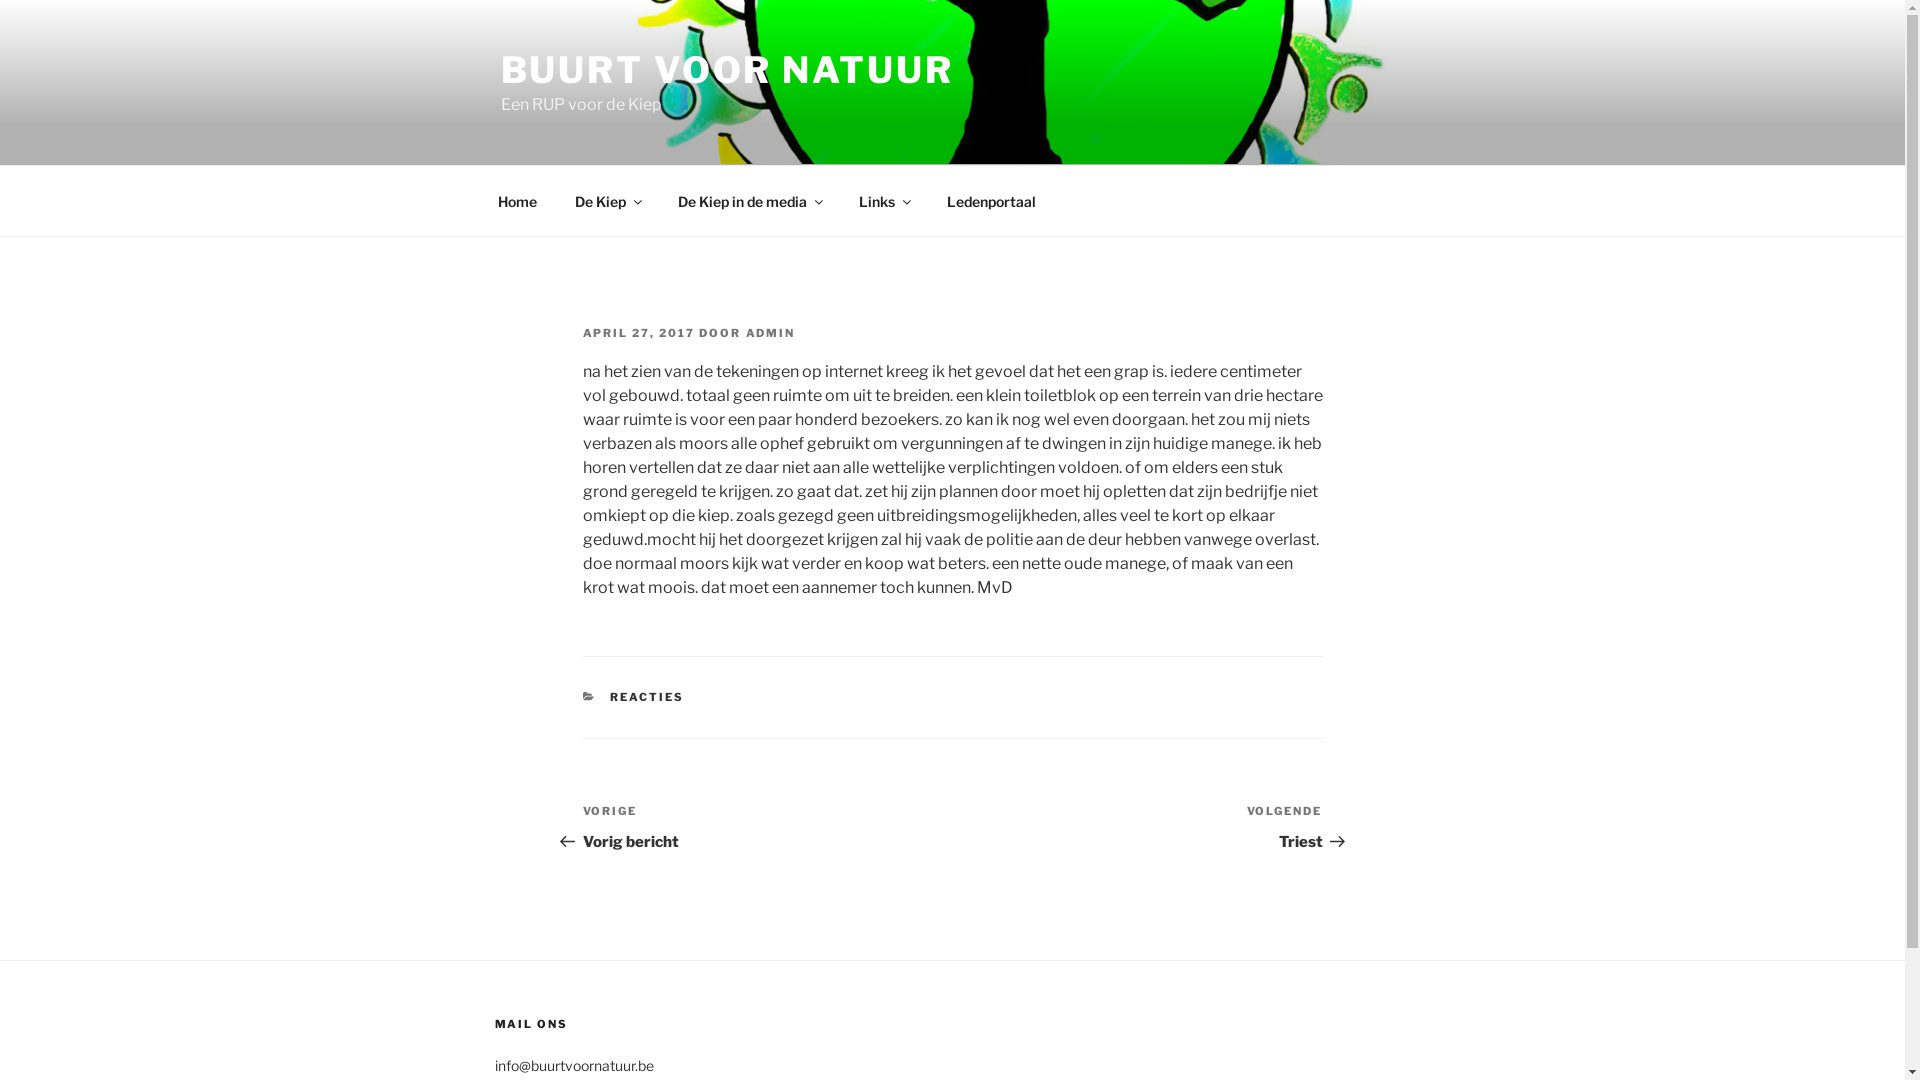 The image size is (1920, 1080). Describe the element at coordinates (766, 827) in the screenshot. I see `'Vorig bericht` at that location.